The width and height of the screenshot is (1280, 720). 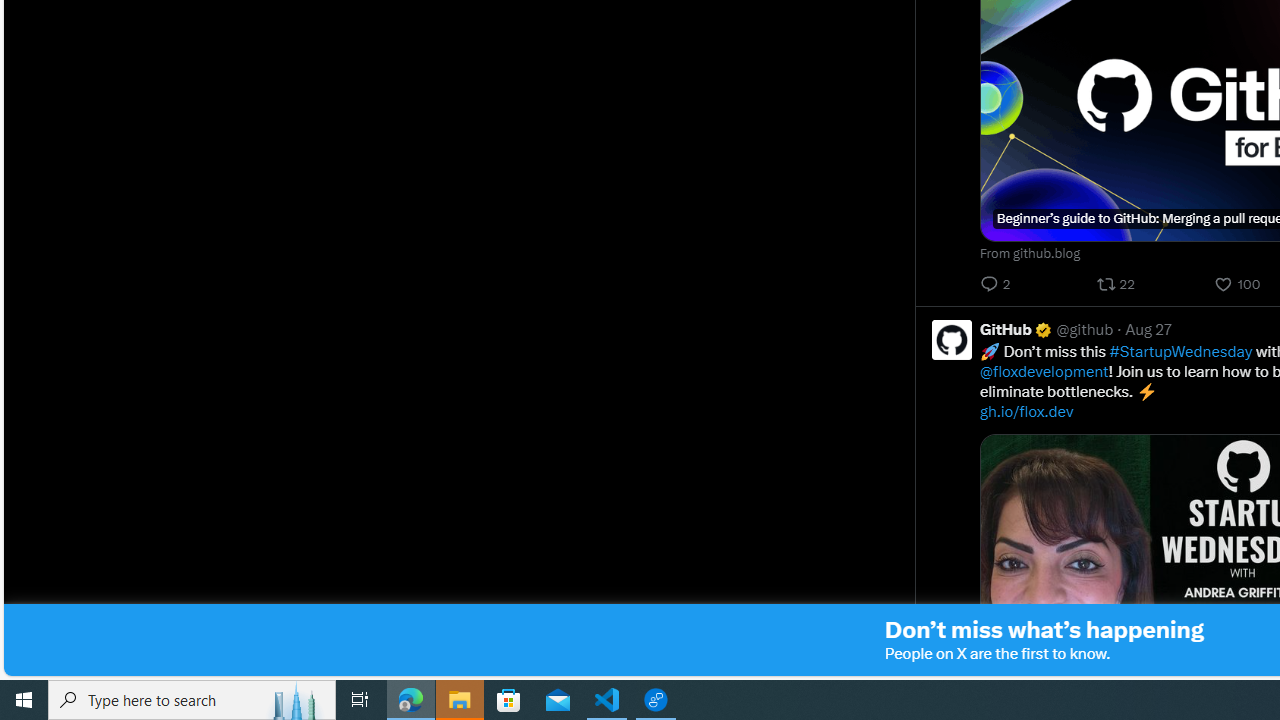 I want to click on 'Verified account', so click(x=1042, y=328).